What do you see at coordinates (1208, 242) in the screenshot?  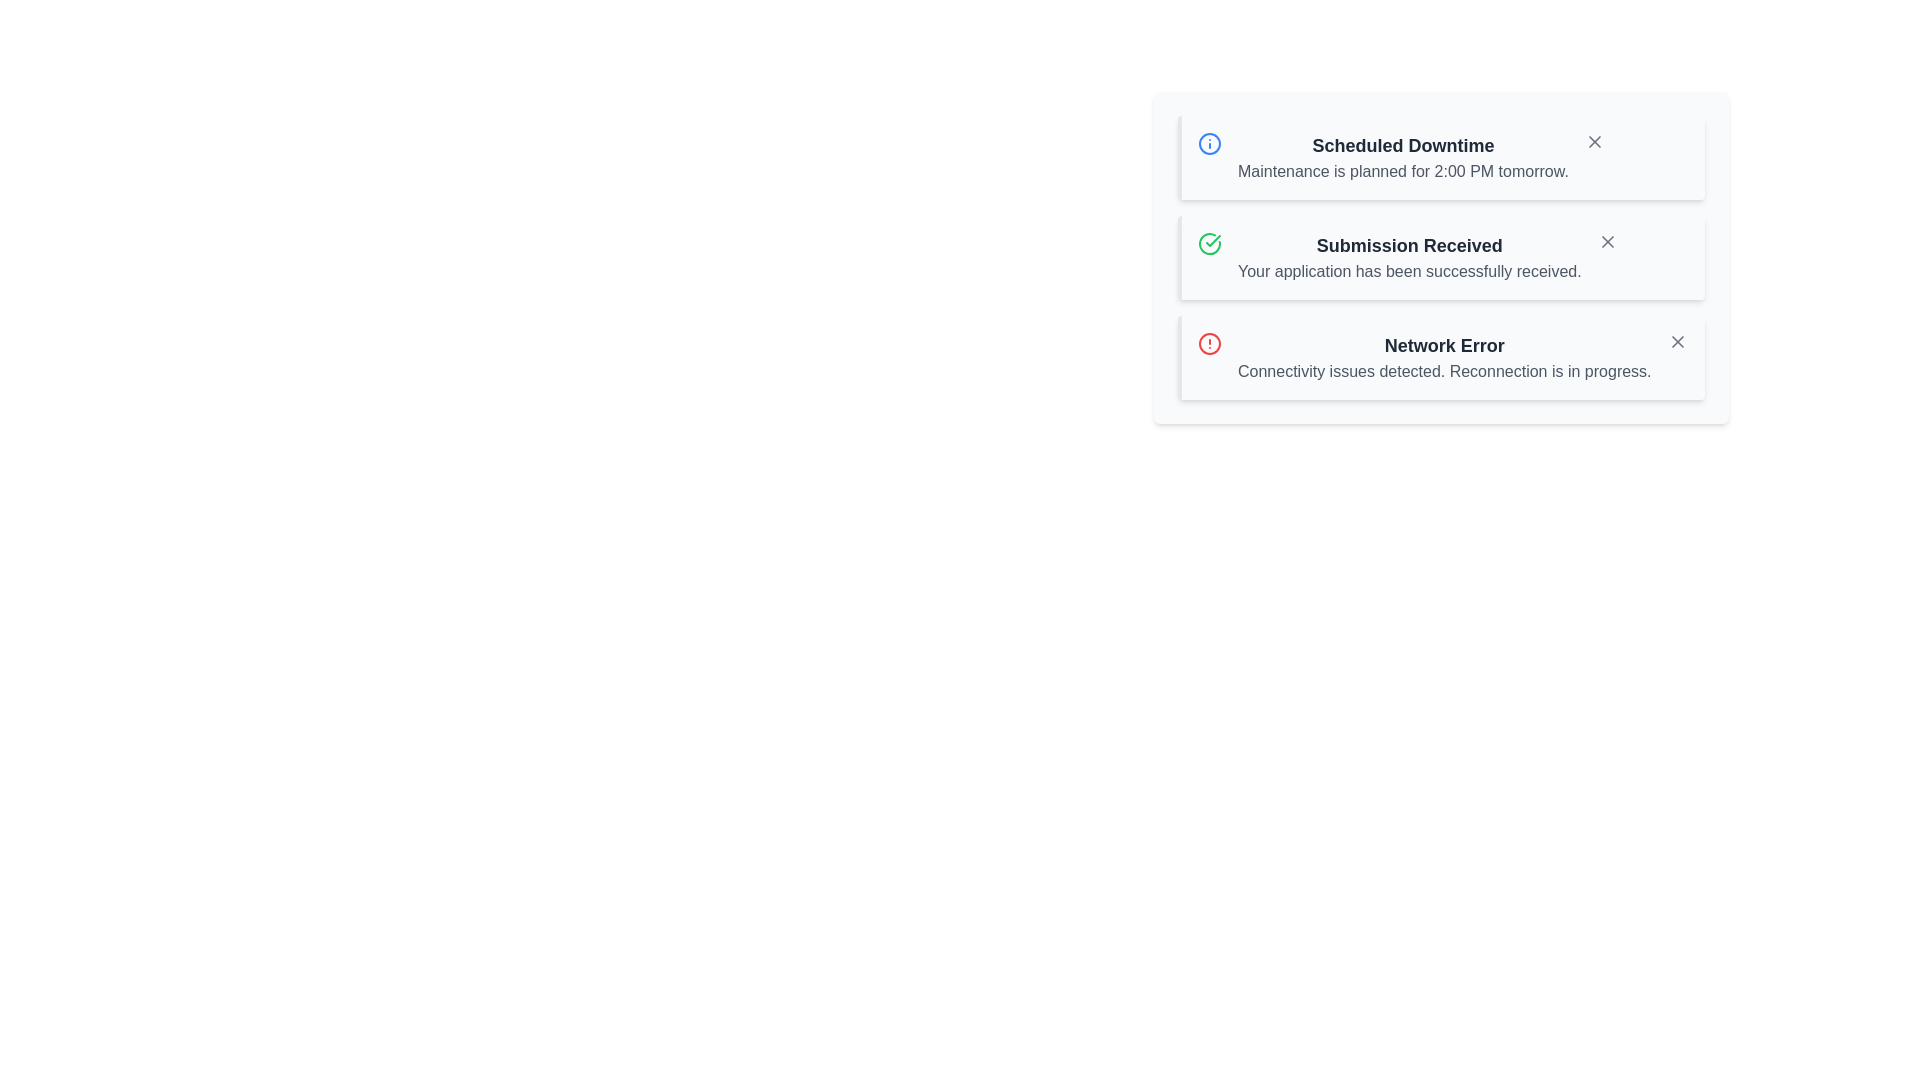 I see `the icon that symbolizes the successful submission of an application, located in the second notification card labeled 'Submission Received', beside the text` at bounding box center [1208, 242].